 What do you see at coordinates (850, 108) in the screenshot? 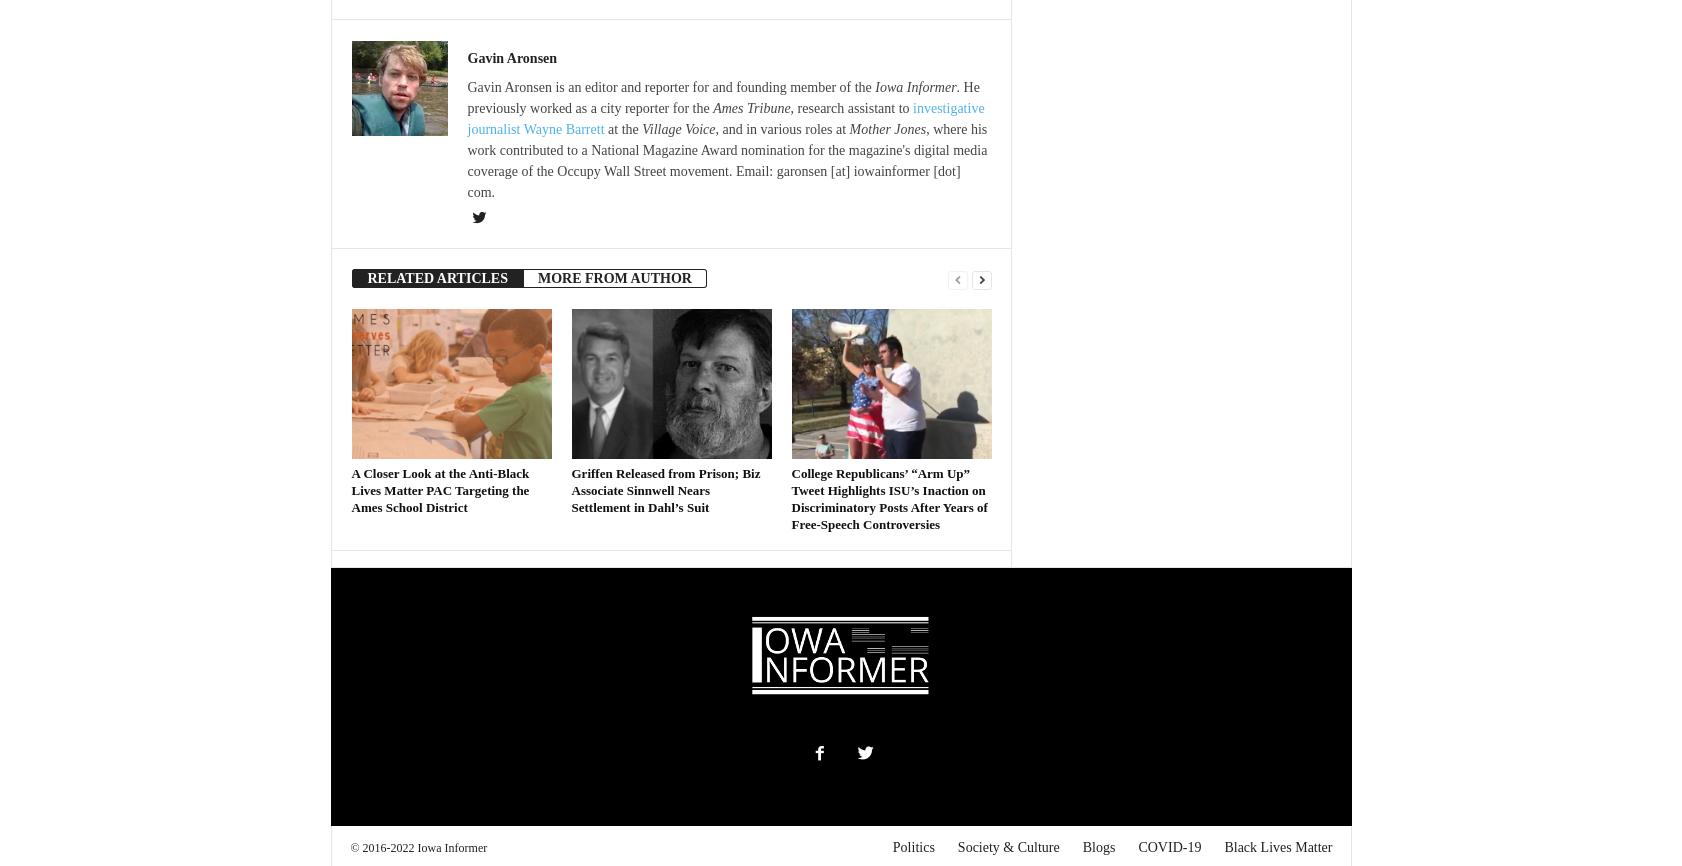
I see `', research assistant to'` at bounding box center [850, 108].